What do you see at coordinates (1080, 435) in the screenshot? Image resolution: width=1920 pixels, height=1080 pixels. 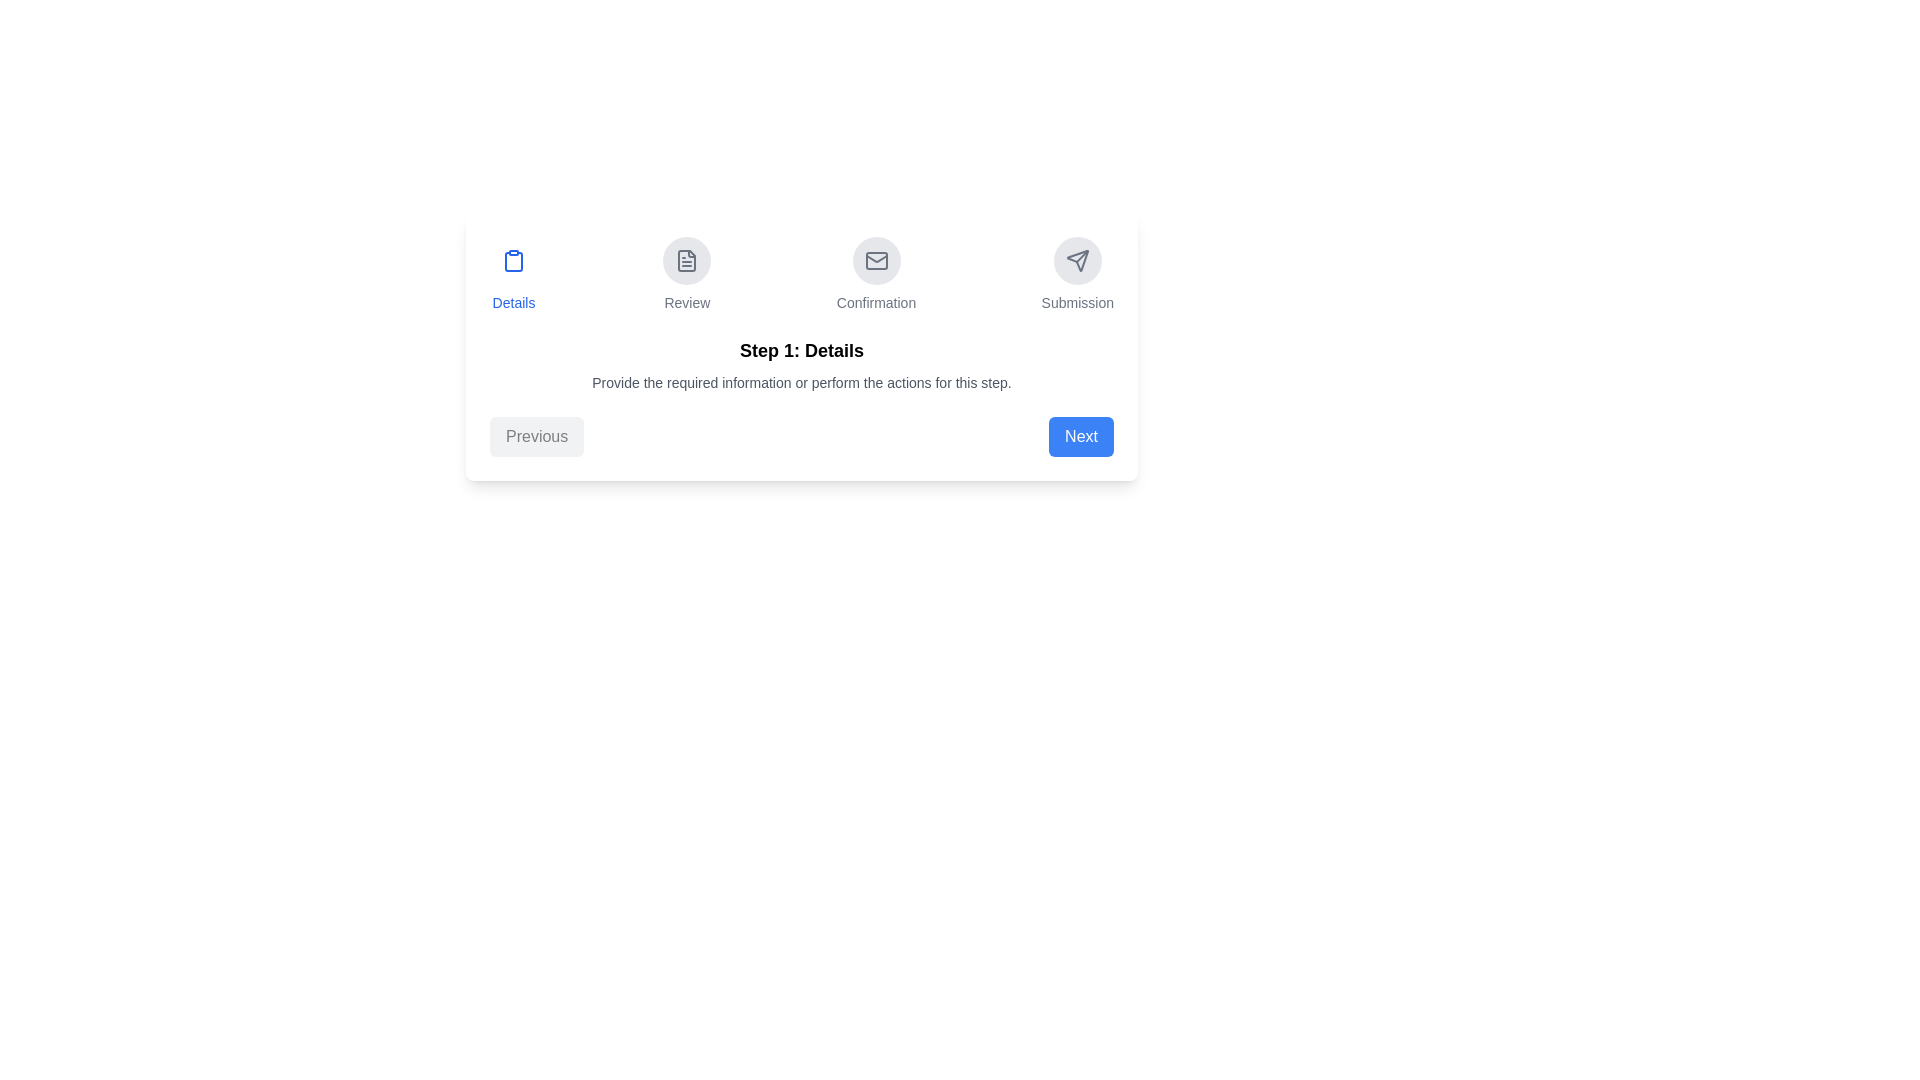 I see `'Next' button to proceed to the next step` at bounding box center [1080, 435].